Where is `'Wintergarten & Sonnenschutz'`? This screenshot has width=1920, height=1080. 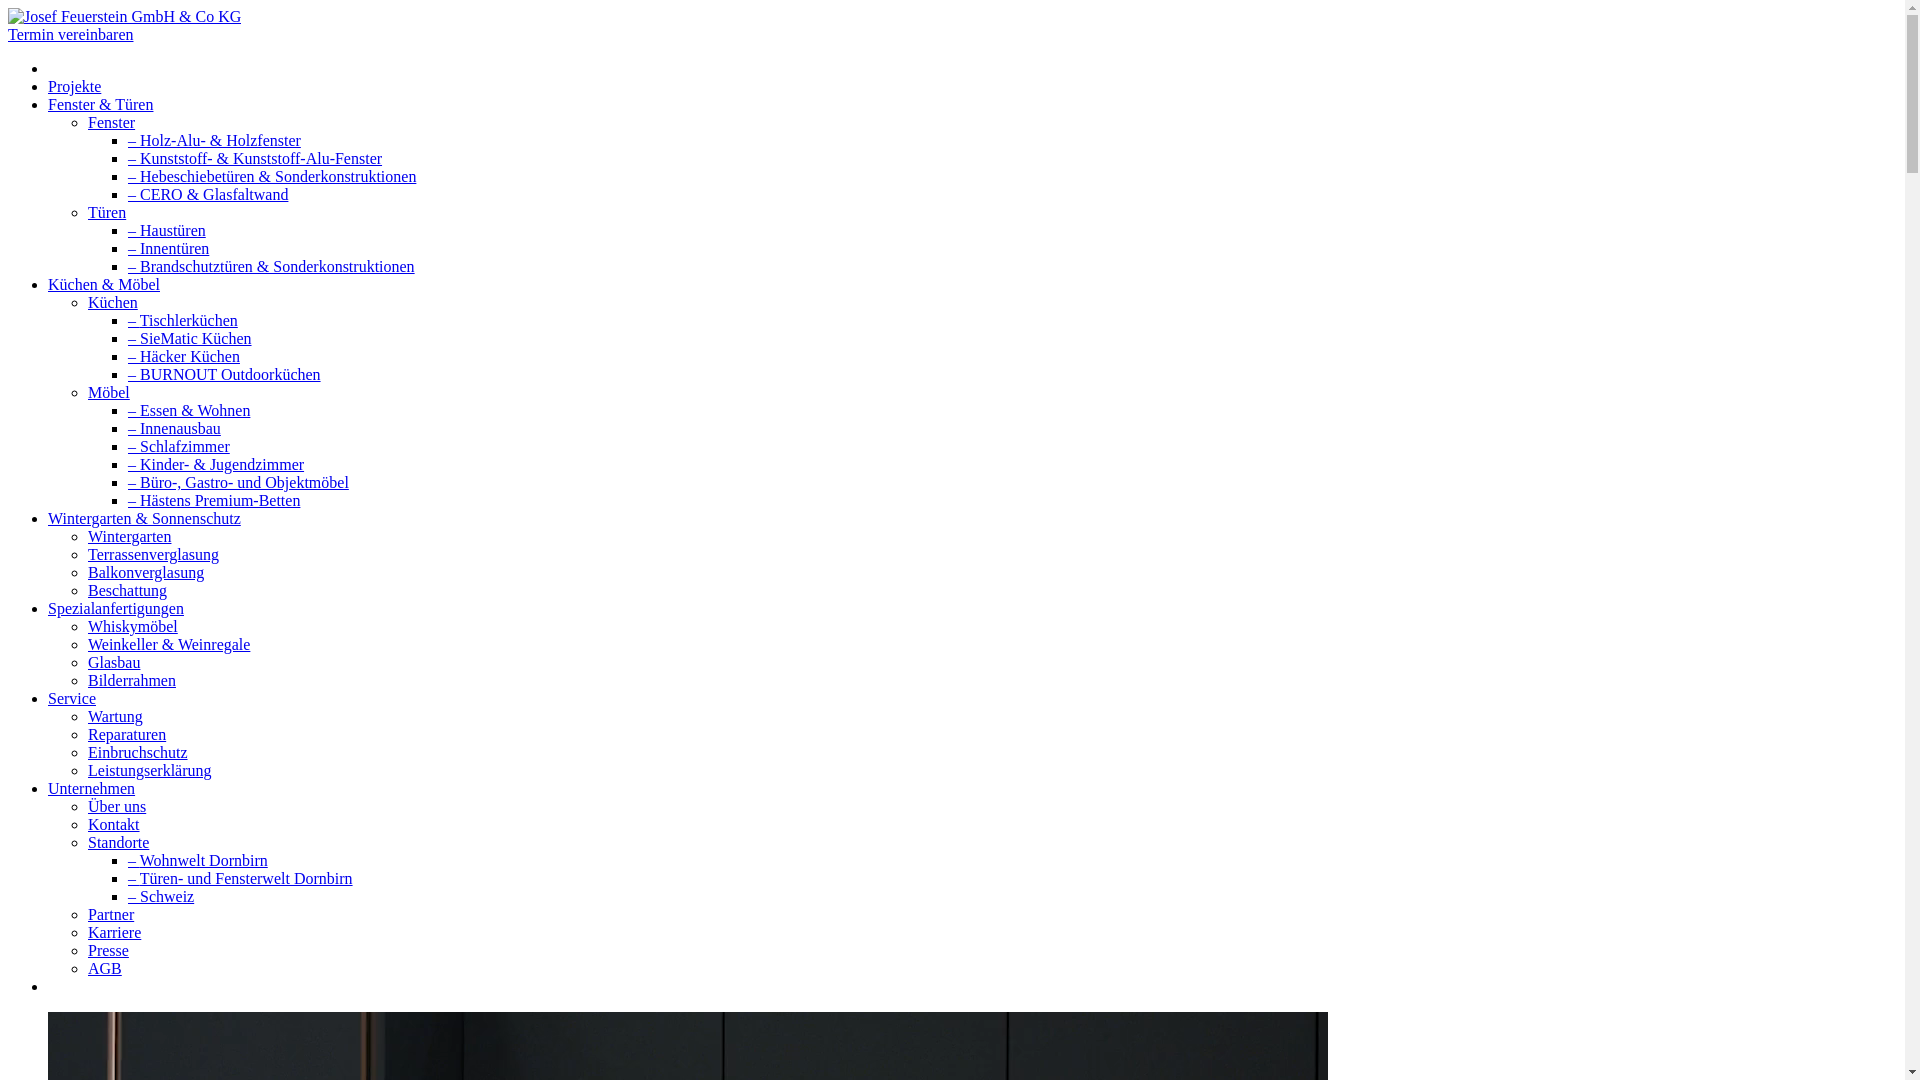
'Wintergarten & Sonnenschutz' is located at coordinates (143, 517).